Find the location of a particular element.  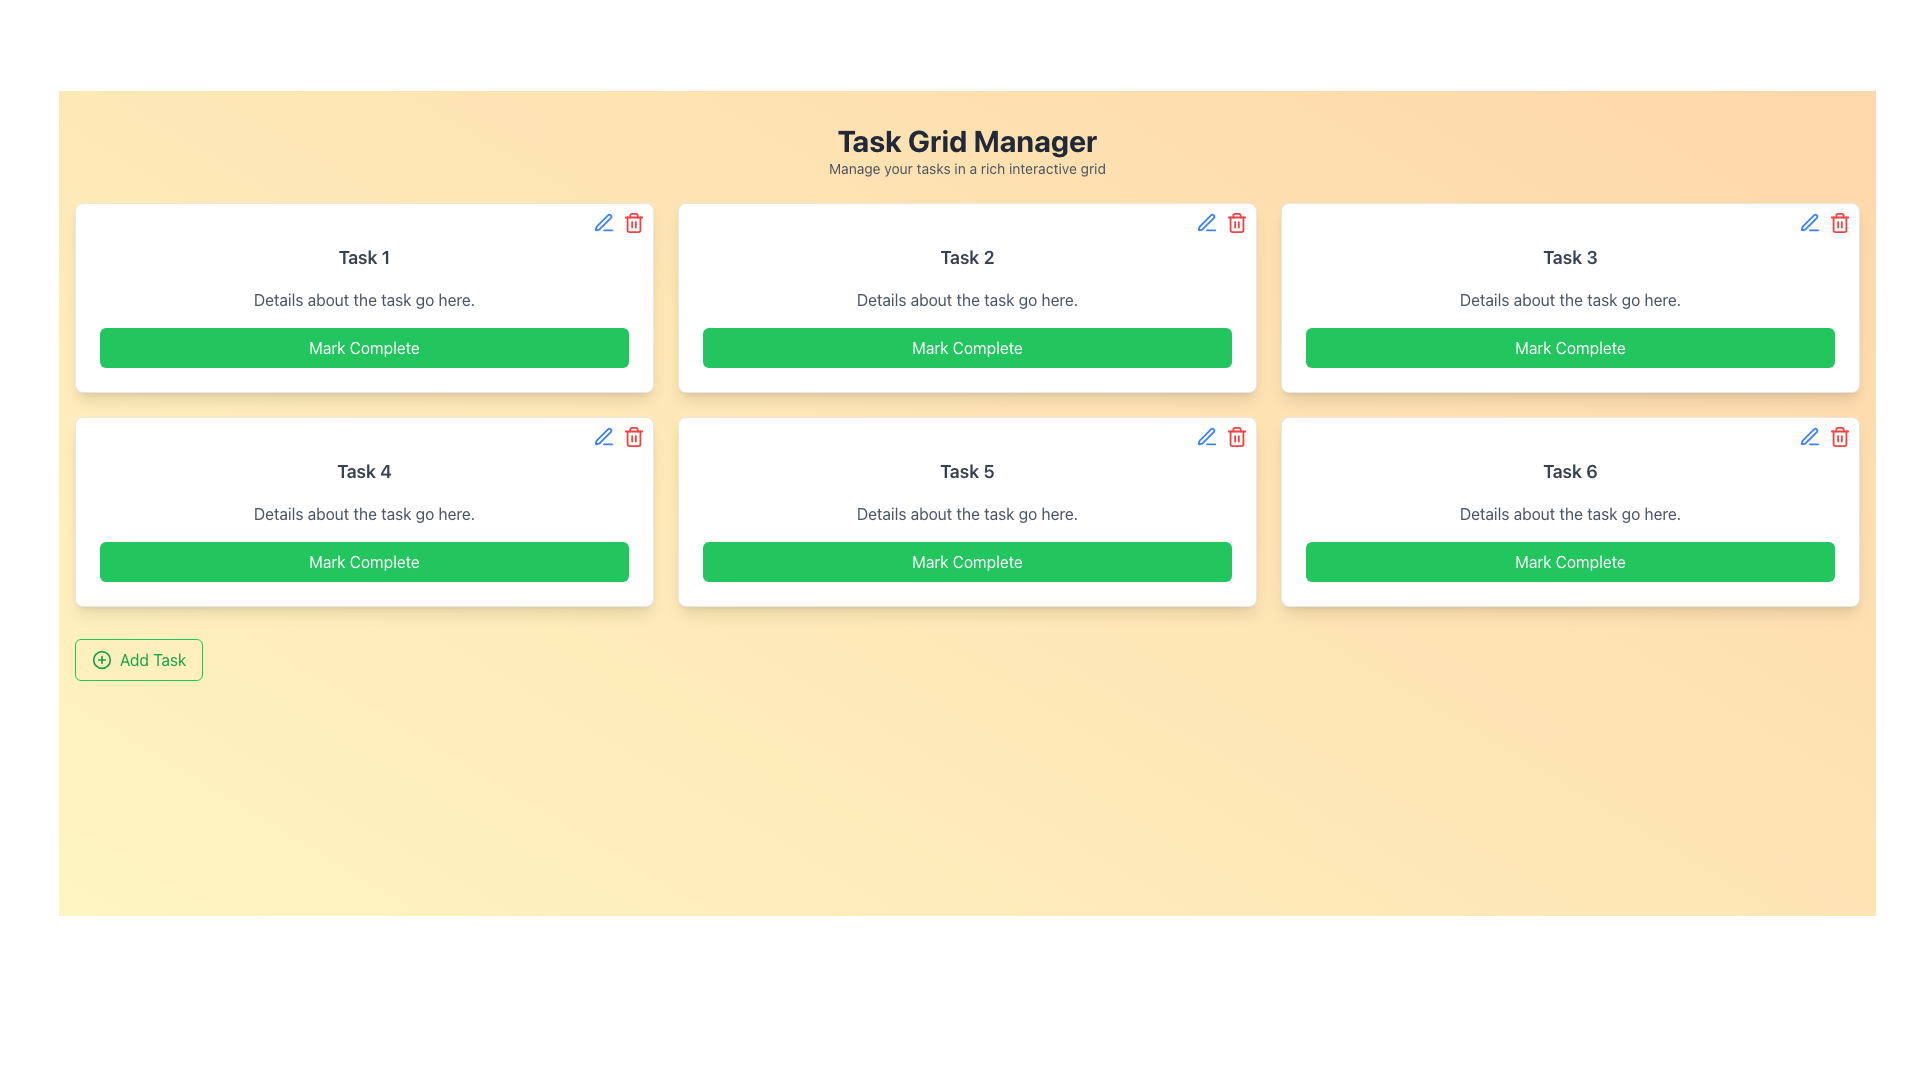

the pen-line part of the edit icon located at the top-right corner of Task 4 is located at coordinates (602, 435).